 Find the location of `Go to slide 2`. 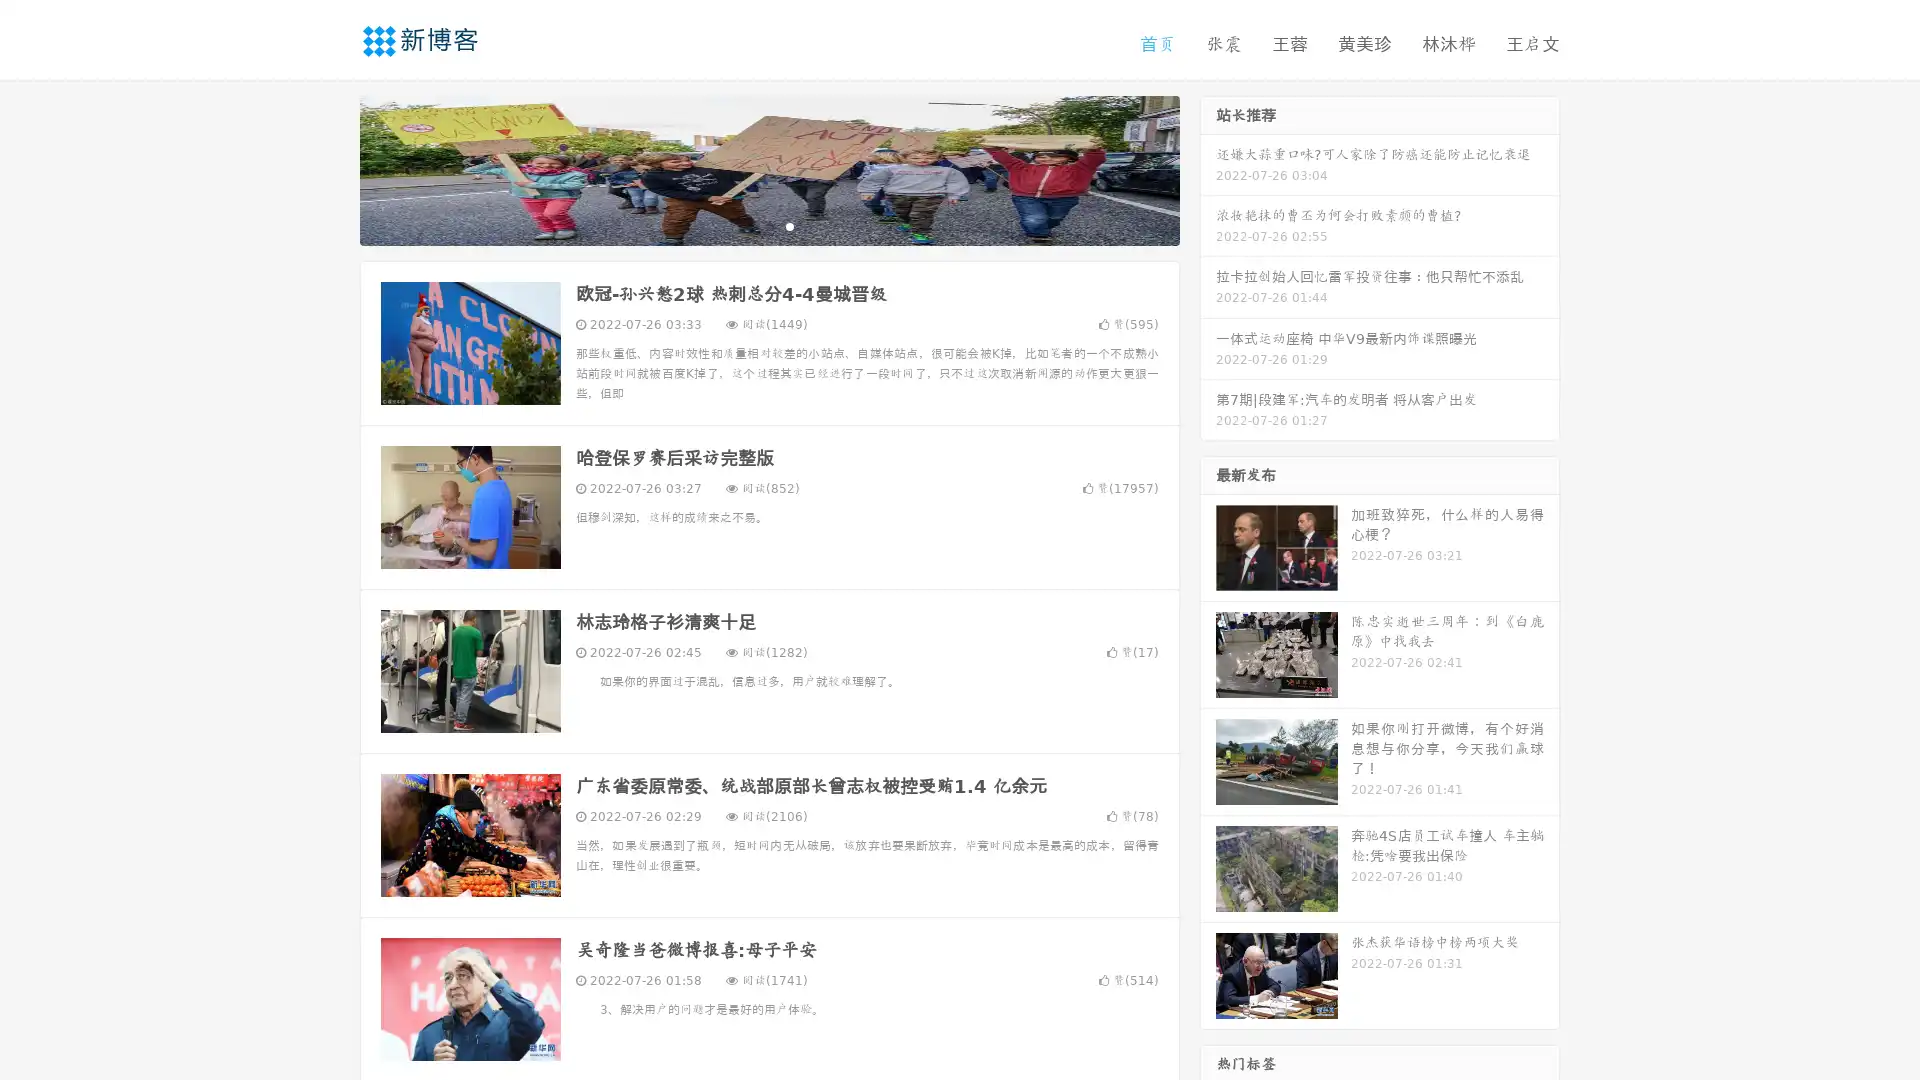

Go to slide 2 is located at coordinates (768, 225).